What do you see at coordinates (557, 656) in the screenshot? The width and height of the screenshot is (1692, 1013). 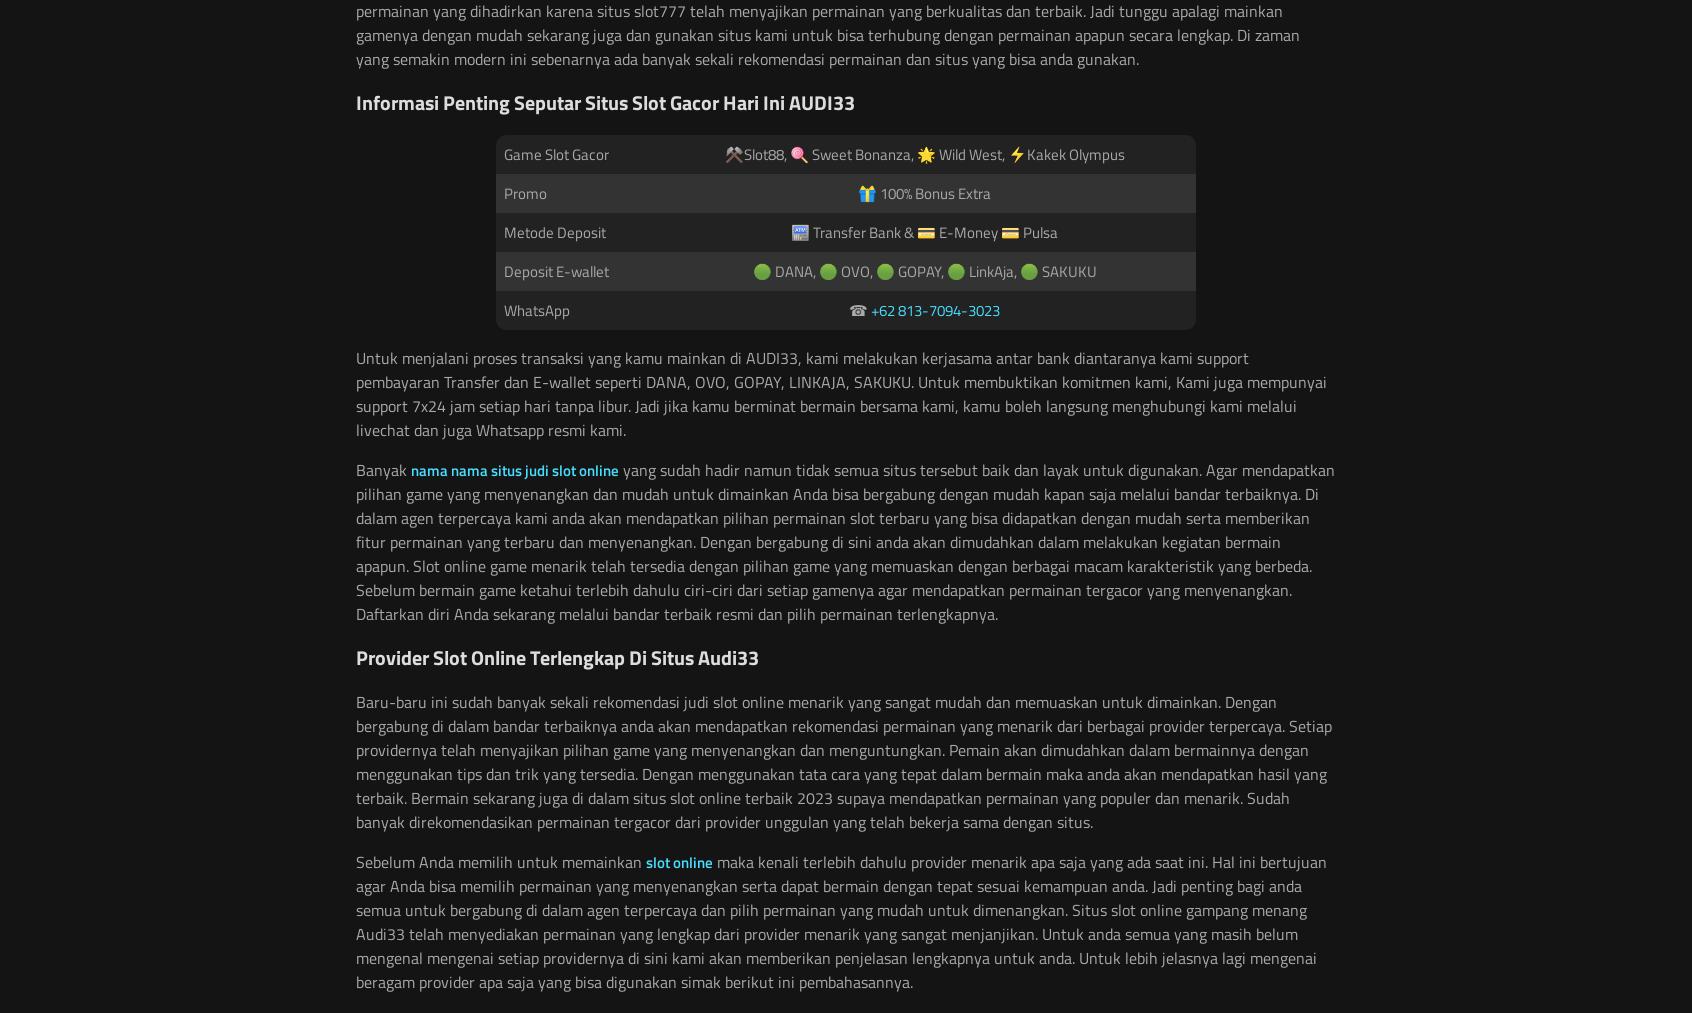 I see `'Provider Slot Online Terlengkap Di Situs Audi33'` at bounding box center [557, 656].